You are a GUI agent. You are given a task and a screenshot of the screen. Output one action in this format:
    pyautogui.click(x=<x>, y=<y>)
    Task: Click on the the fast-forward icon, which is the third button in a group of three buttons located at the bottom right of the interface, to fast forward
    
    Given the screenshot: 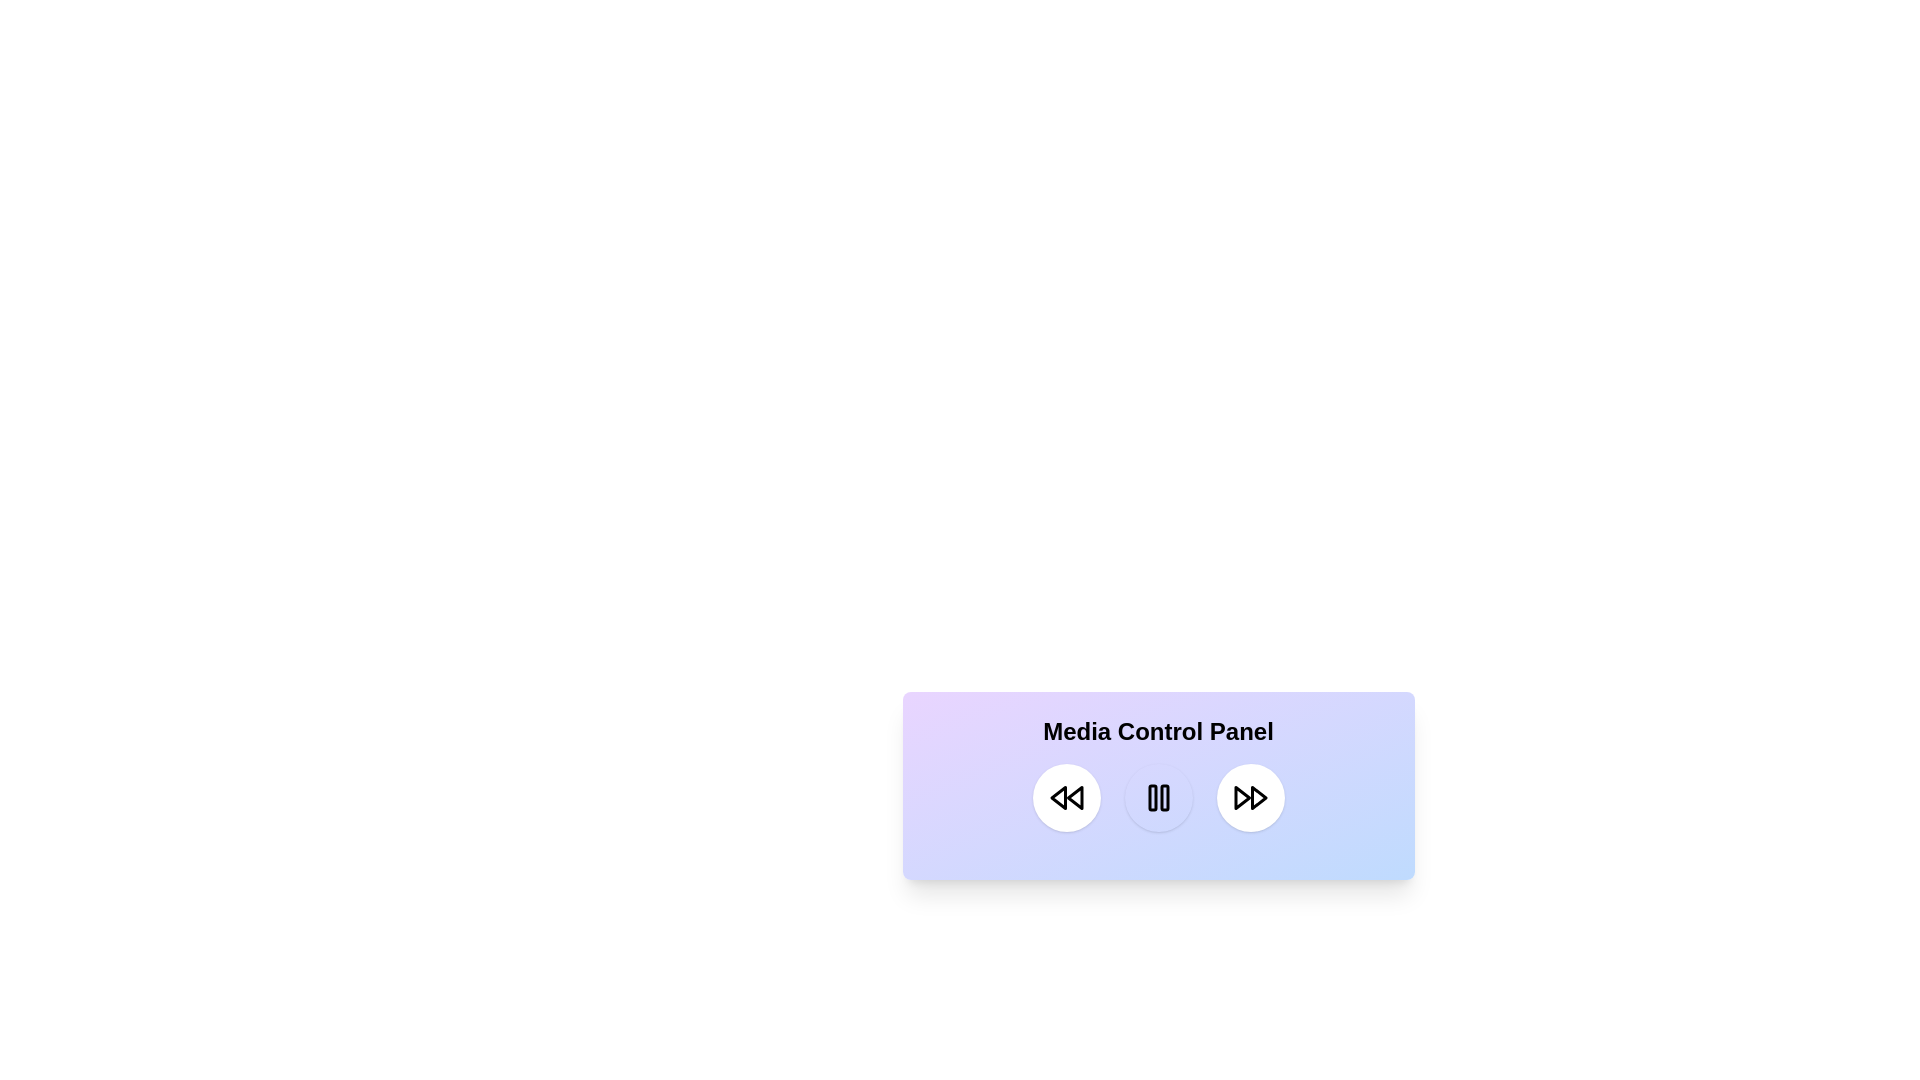 What is the action you would take?
    pyautogui.click(x=1249, y=797)
    